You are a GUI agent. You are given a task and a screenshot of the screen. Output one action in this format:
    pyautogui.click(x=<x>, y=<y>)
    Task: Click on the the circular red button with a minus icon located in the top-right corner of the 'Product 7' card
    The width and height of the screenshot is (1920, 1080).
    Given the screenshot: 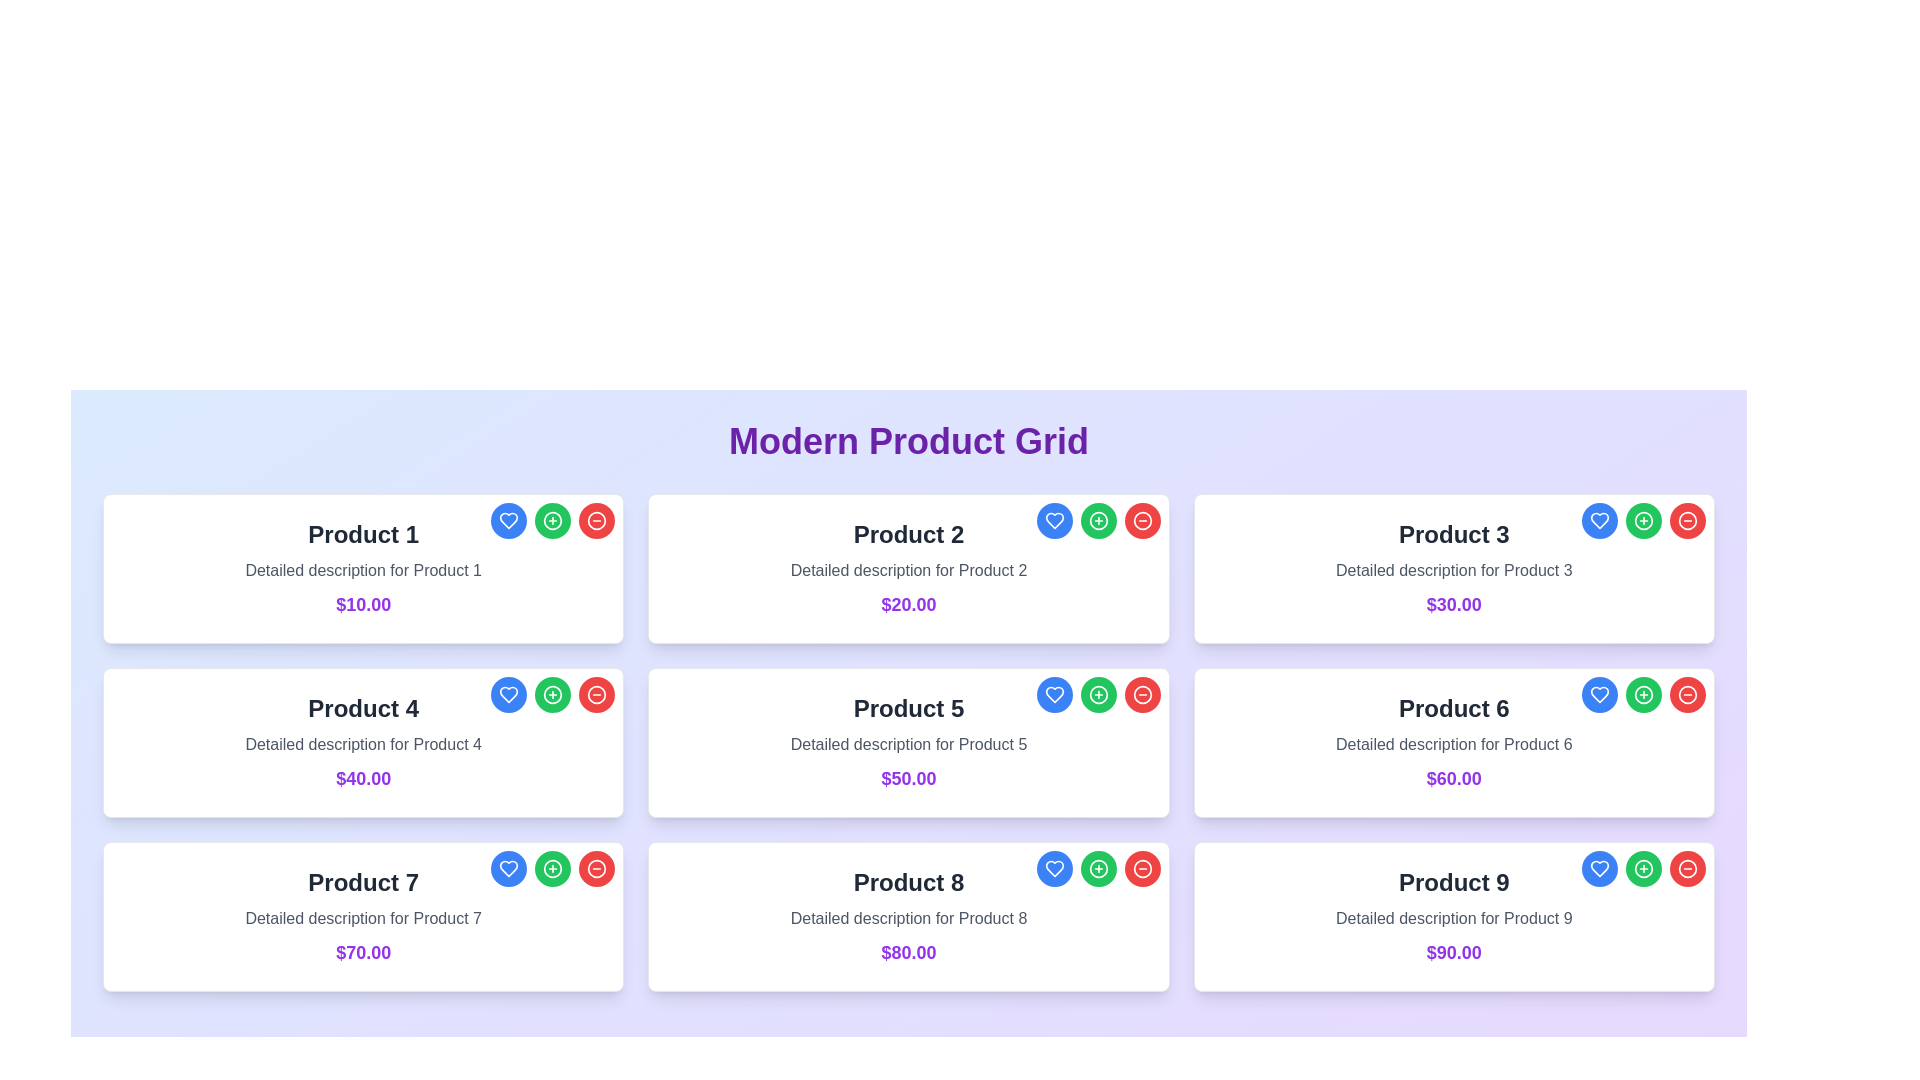 What is the action you would take?
    pyautogui.click(x=596, y=867)
    